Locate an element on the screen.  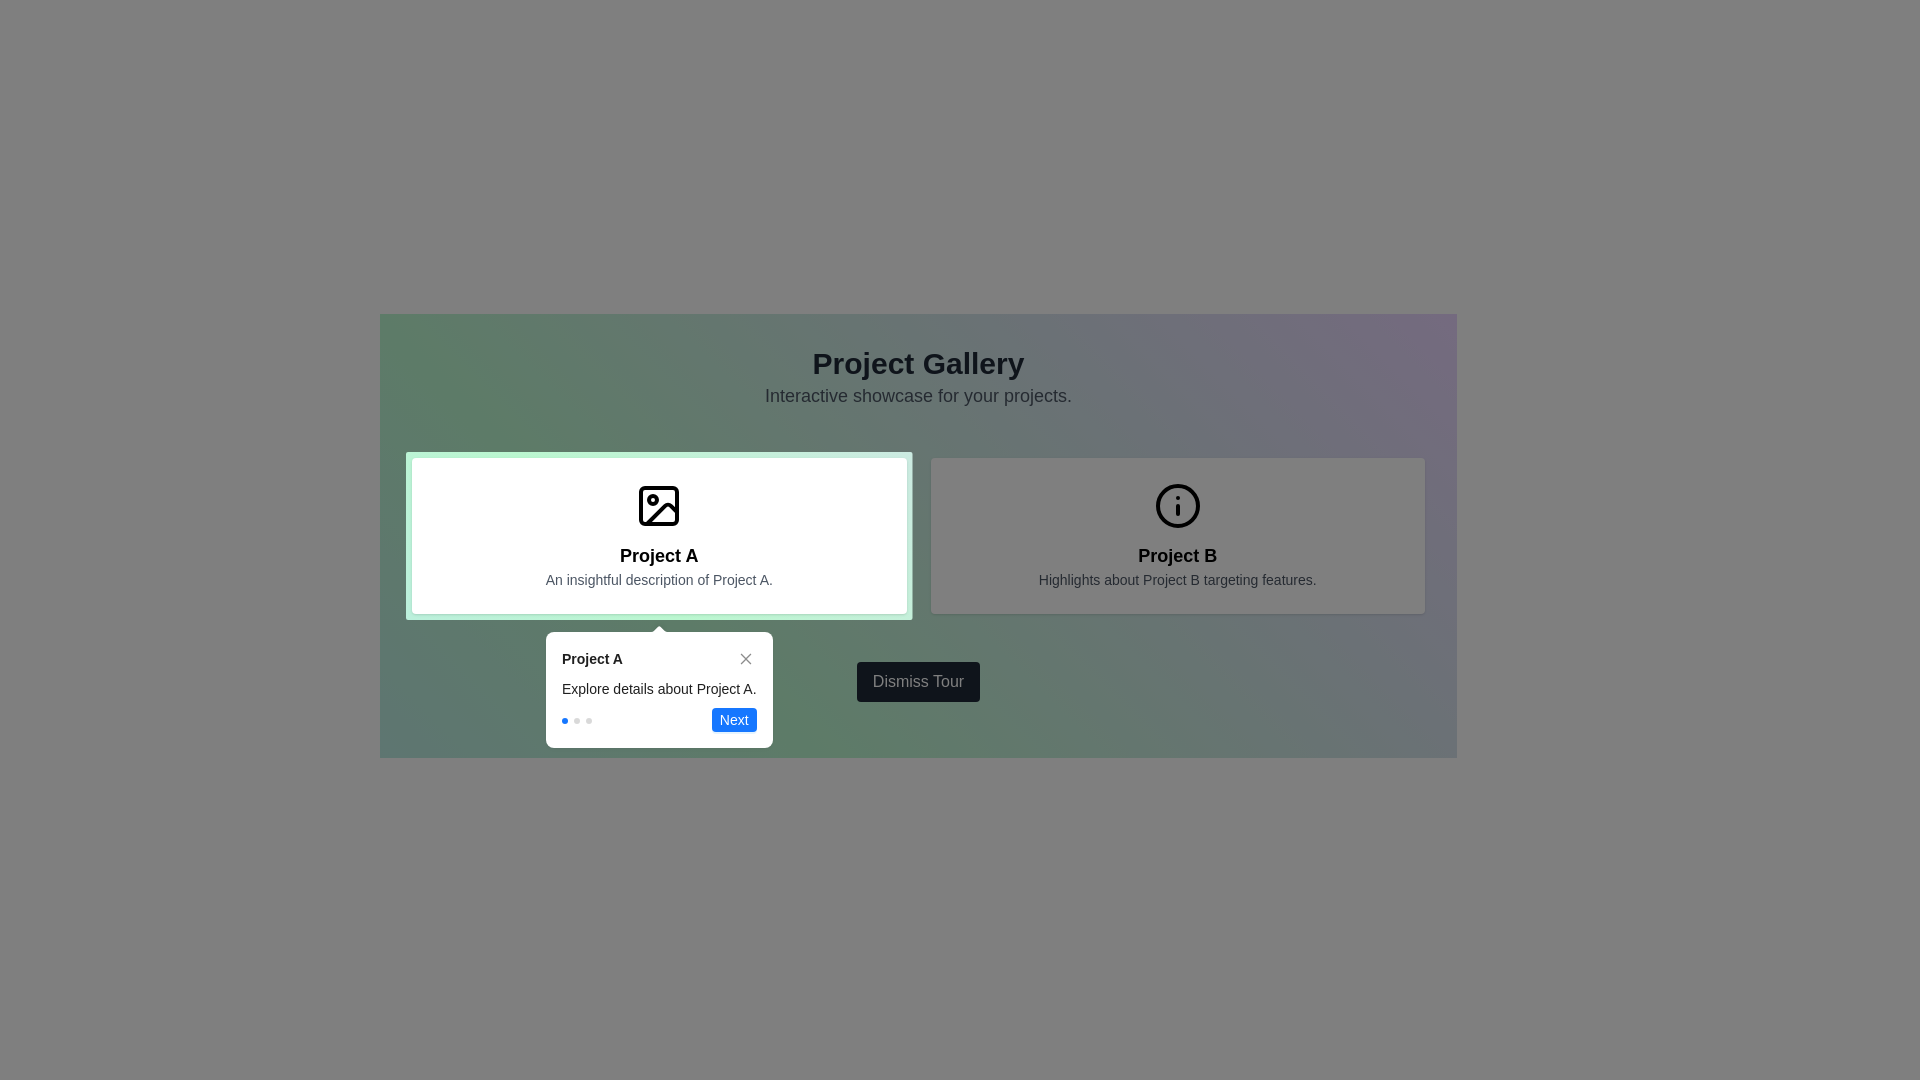
the help icon located within the content box for 'Project B', which is centered above the text content and below the upper border of the box is located at coordinates (1177, 504).